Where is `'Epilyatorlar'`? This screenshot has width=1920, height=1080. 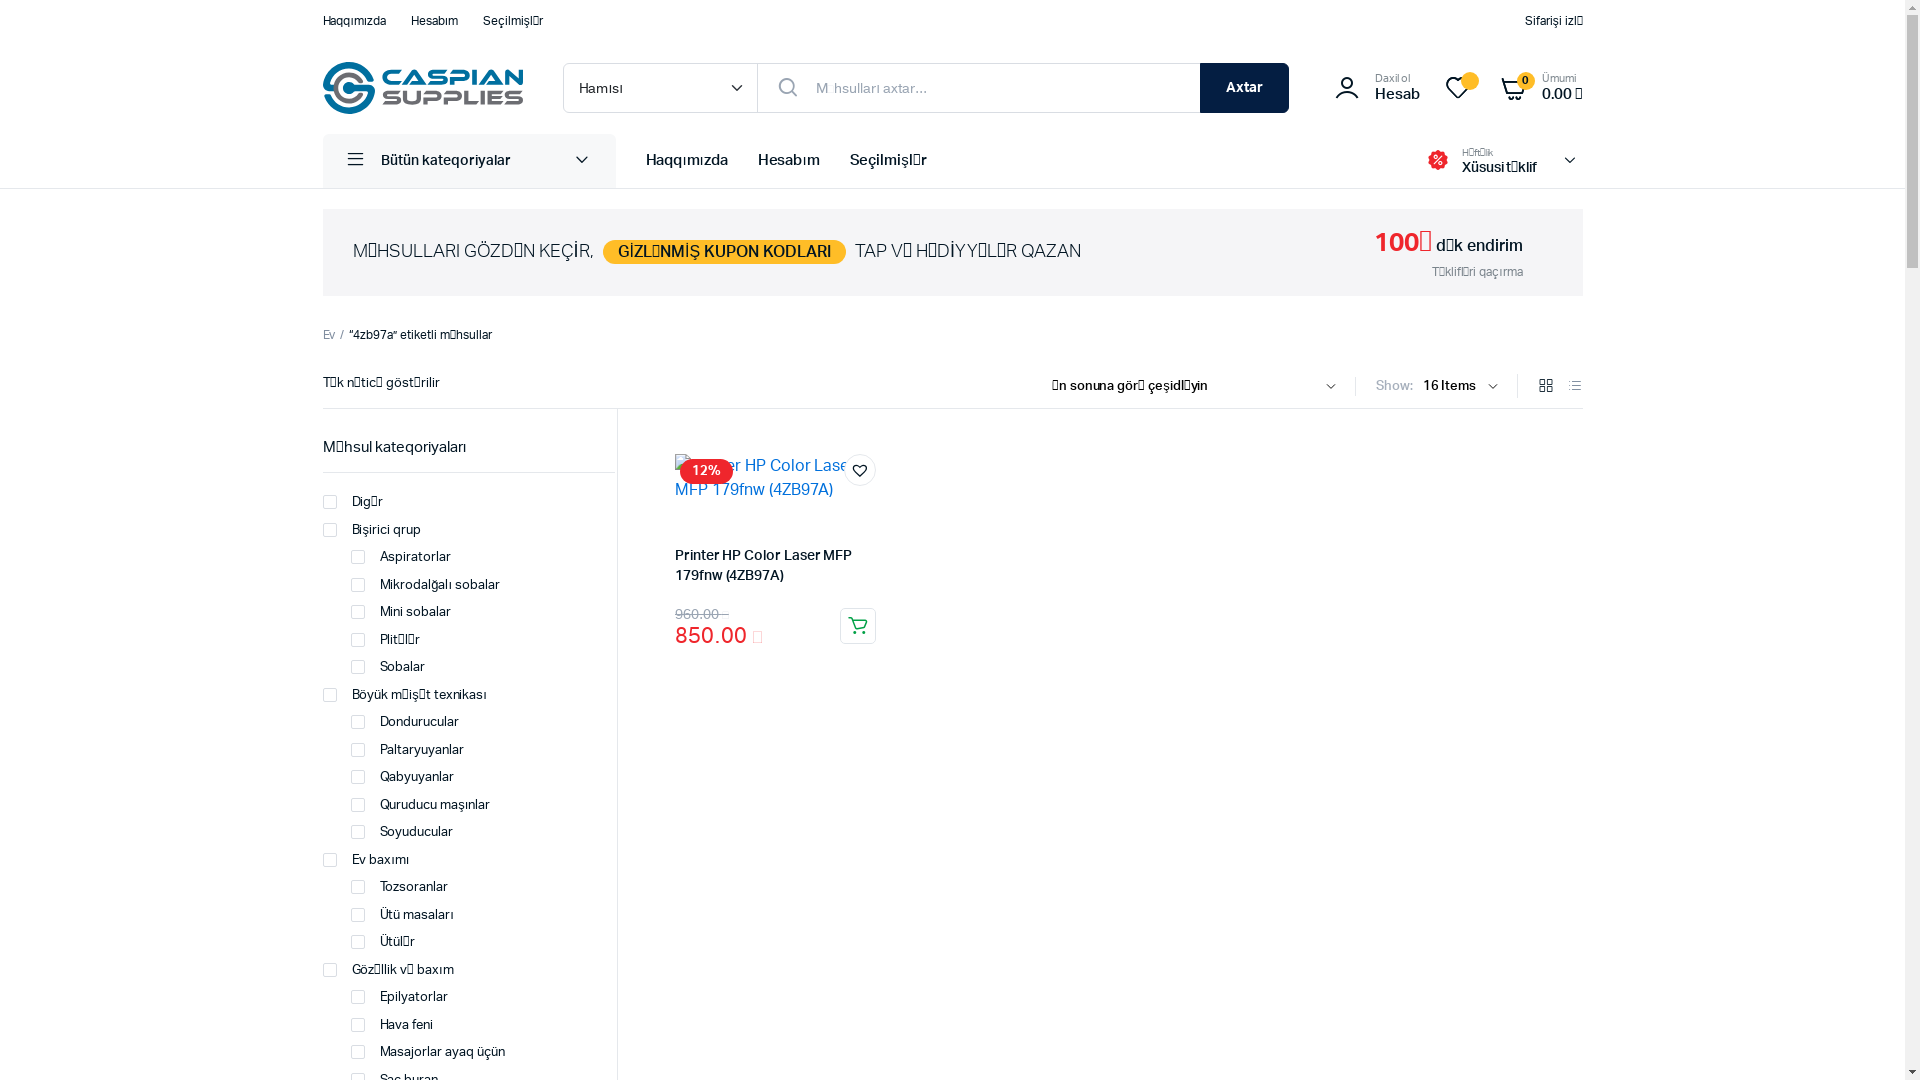 'Epilyatorlar' is located at coordinates (398, 998).